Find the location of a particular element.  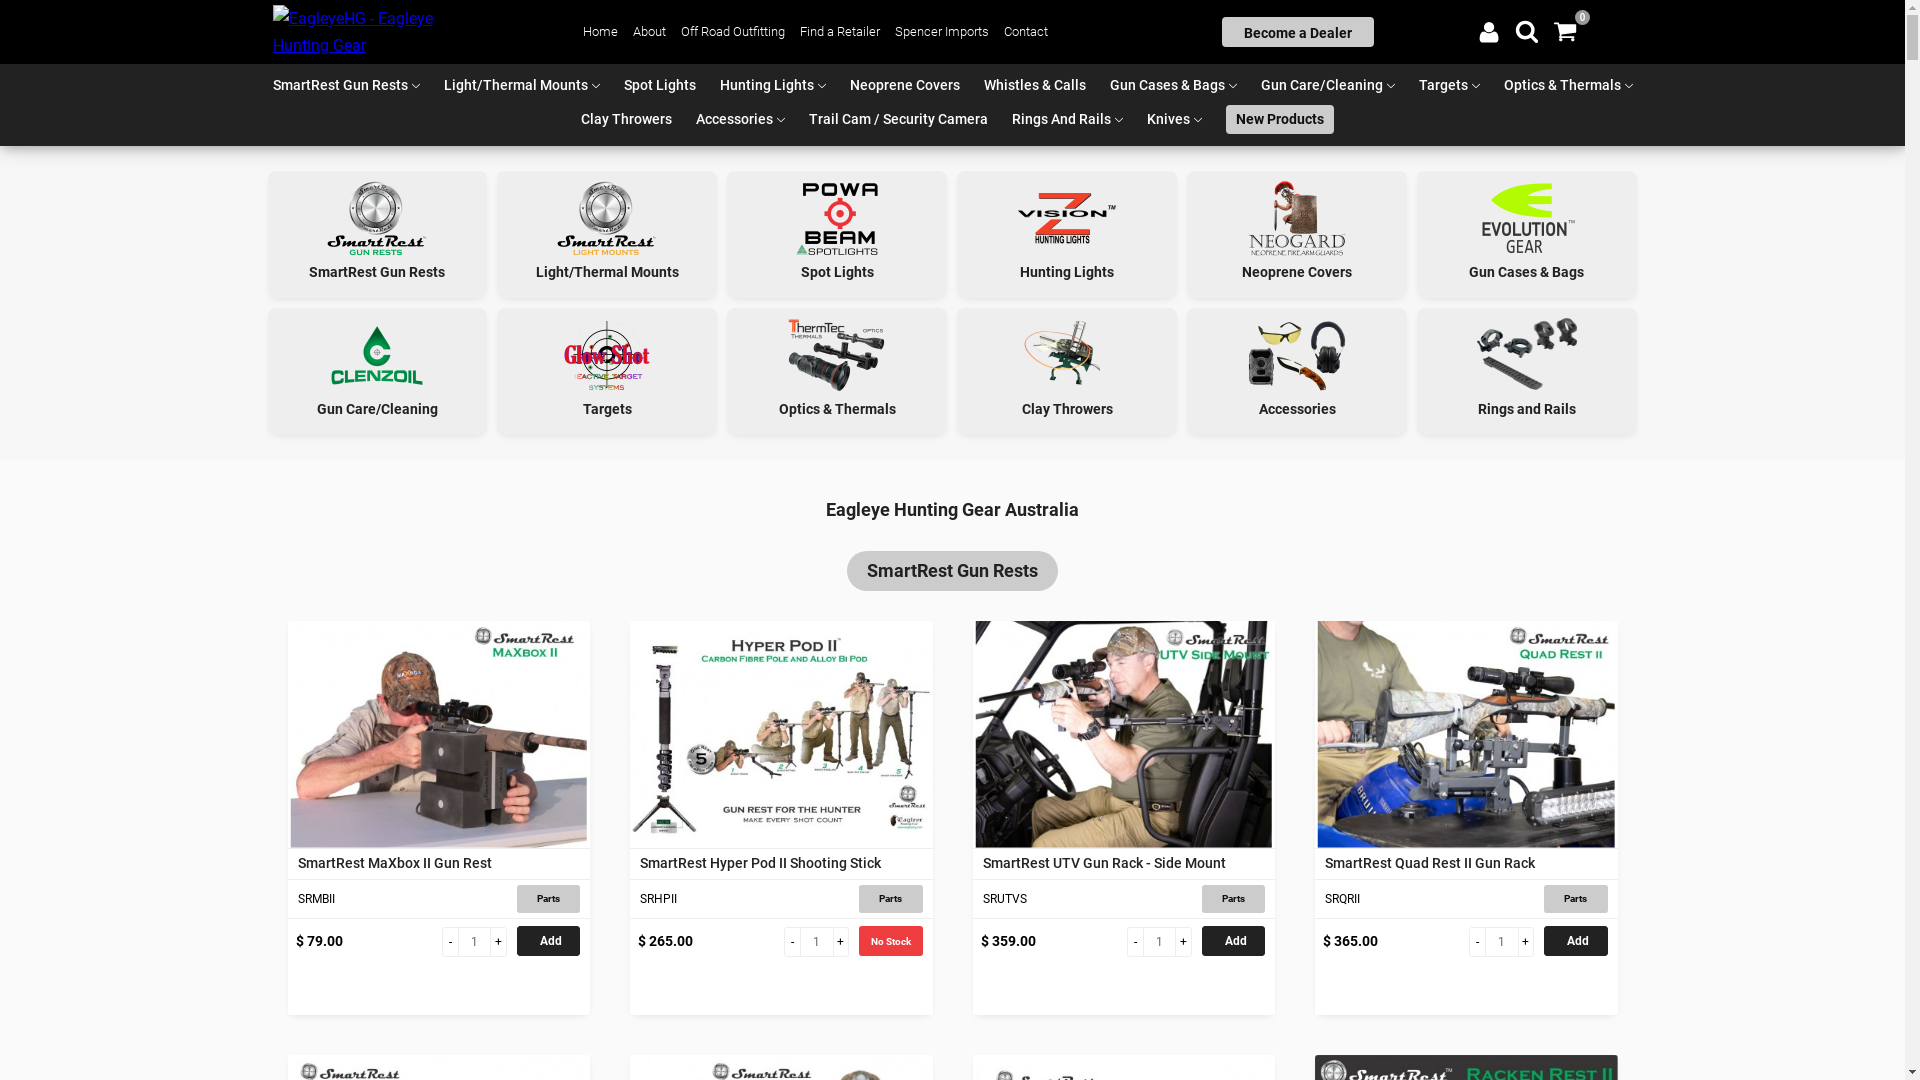

'Gun Care/Cleaning' is located at coordinates (1320, 84).